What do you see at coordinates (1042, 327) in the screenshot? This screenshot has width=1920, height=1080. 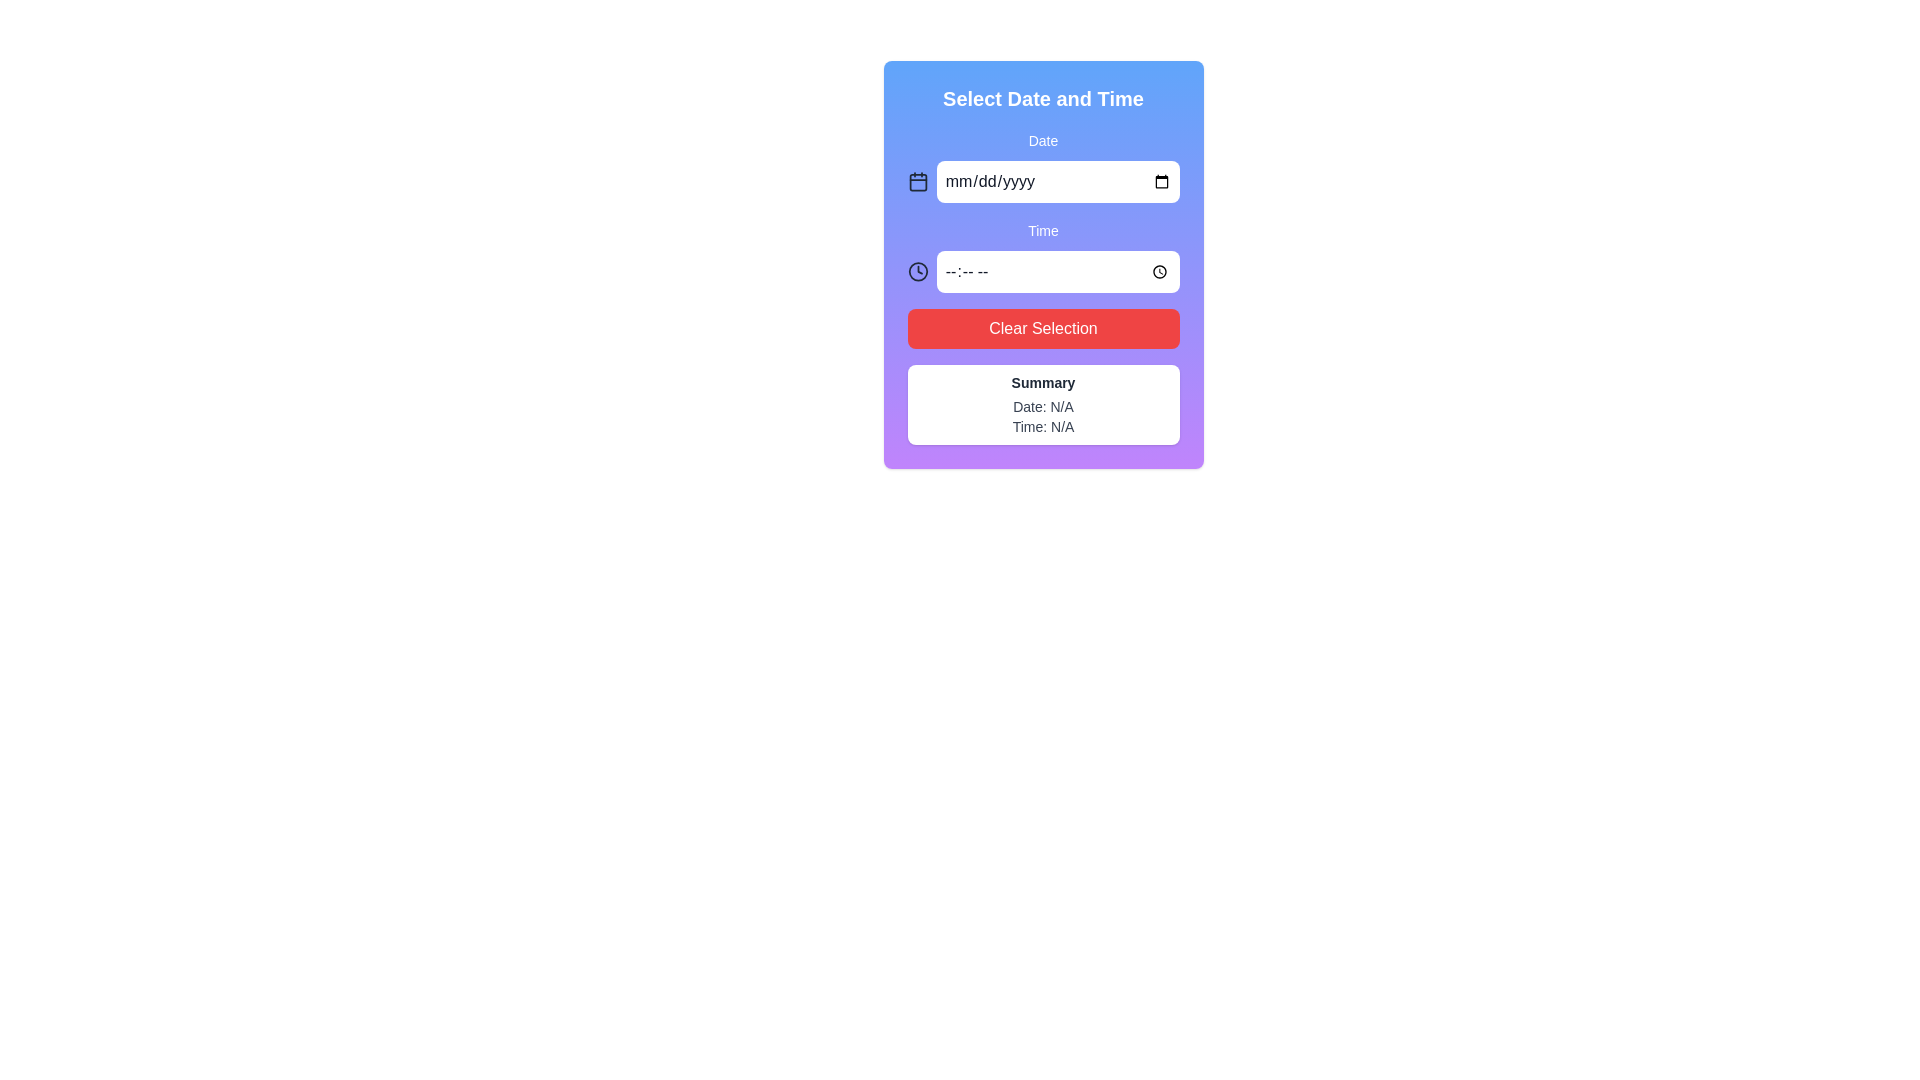 I see `the 'Clear' button located at the bottom of the input section within the form card to clear the user's date and time selections` at bounding box center [1042, 327].